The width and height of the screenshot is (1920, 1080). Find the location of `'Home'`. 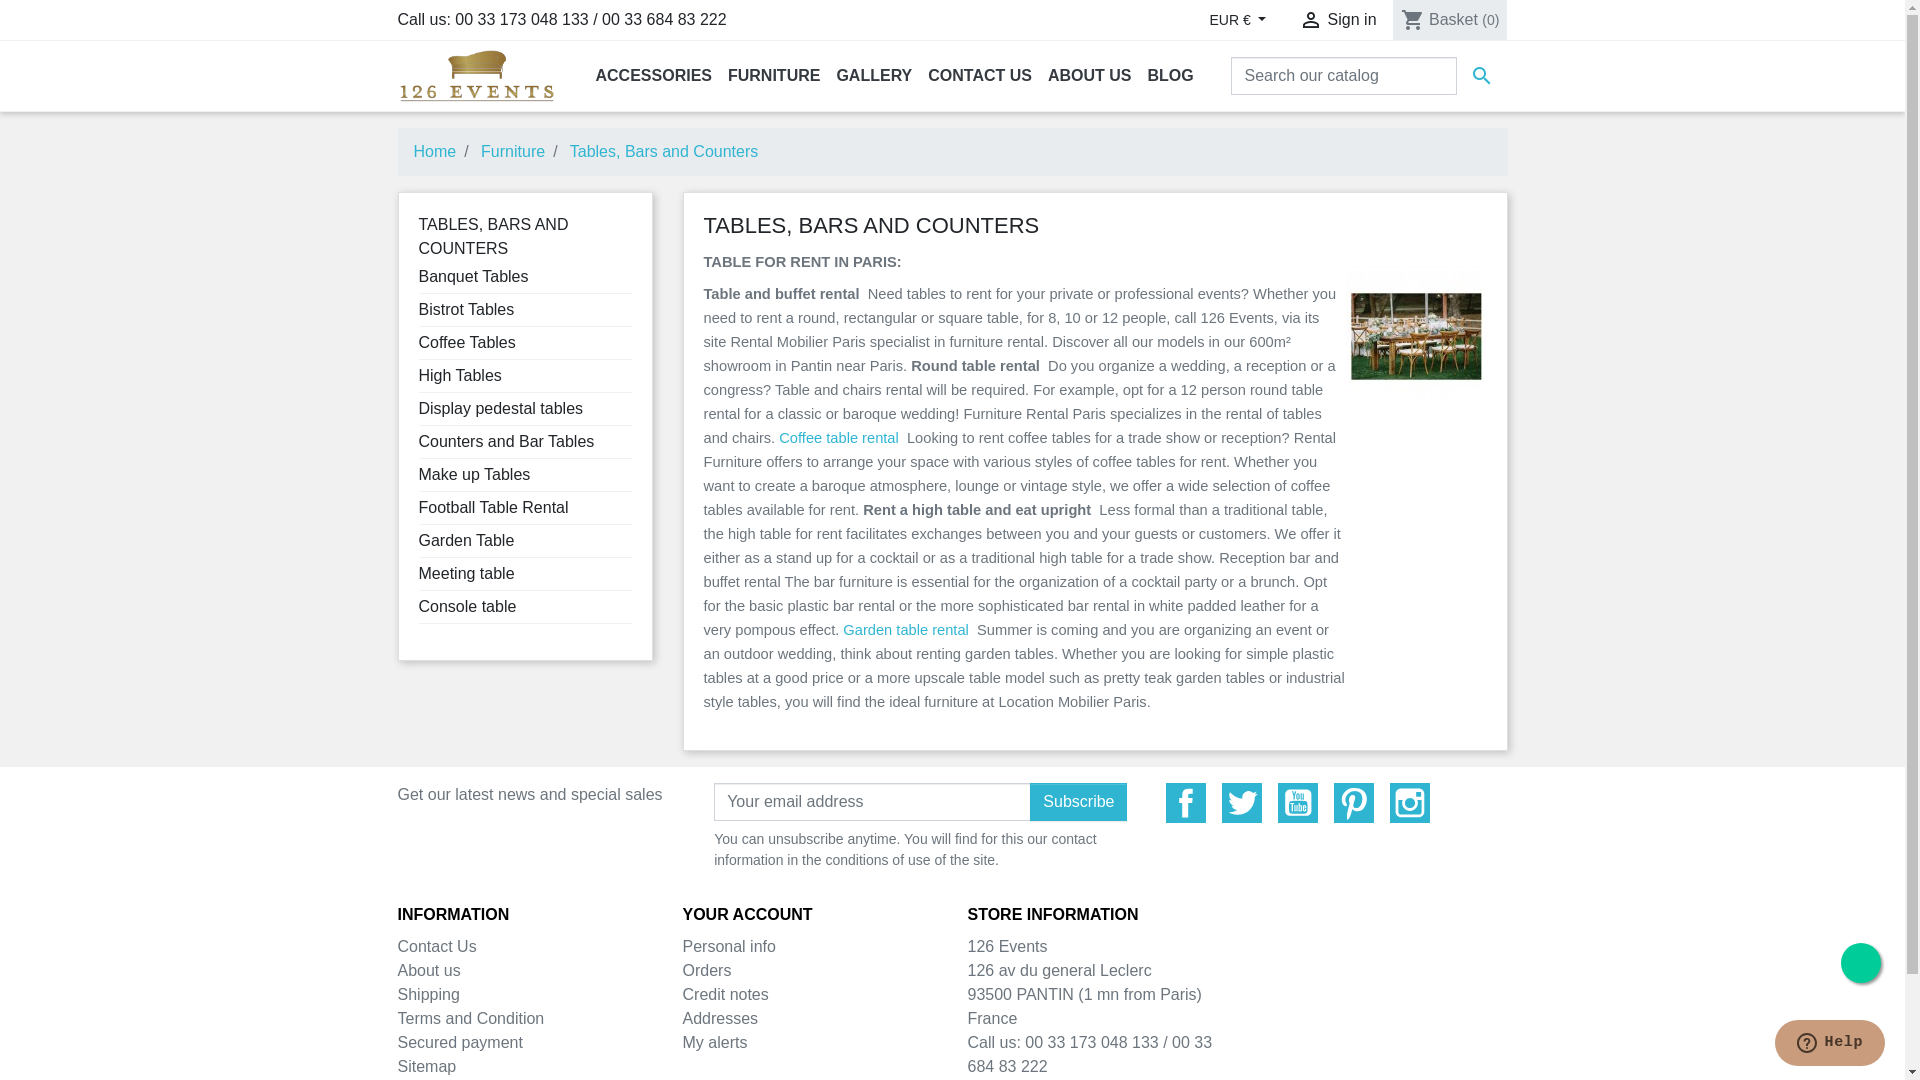

'Home' is located at coordinates (412, 150).